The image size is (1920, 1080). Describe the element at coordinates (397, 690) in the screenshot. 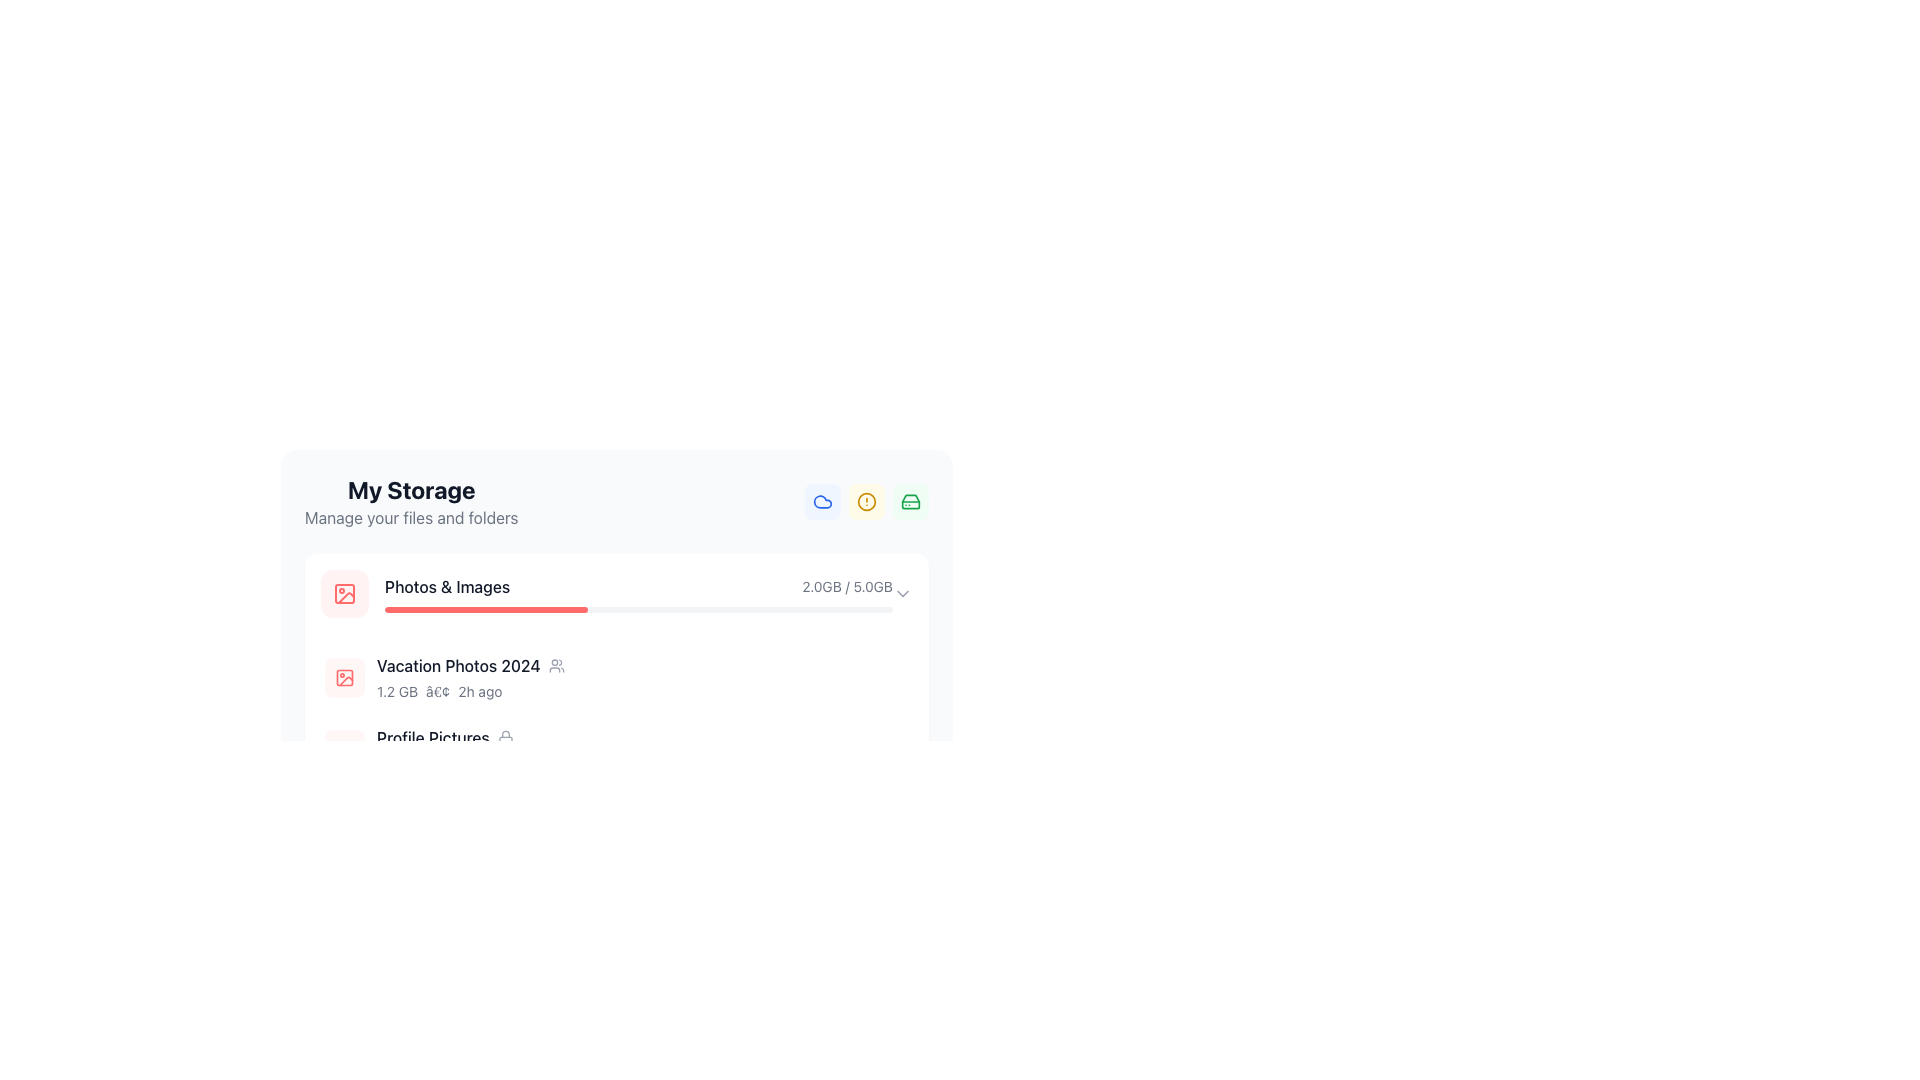

I see `the static text label displaying '1.2 GB', which is styled with a gray font color and positioned to the left of the middle dot symbol (•) in the second listed item indicating 'Vacation Photos 2024'` at that location.